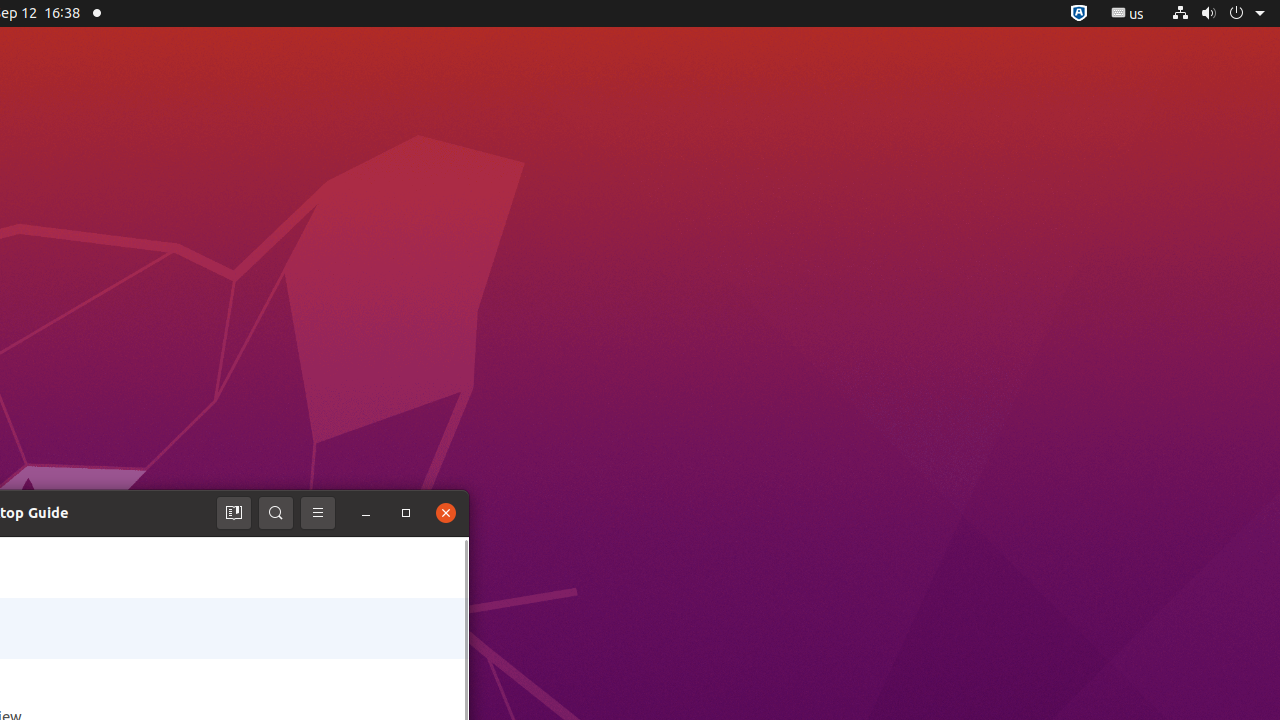  What do you see at coordinates (316, 512) in the screenshot?
I see `'Menu'` at bounding box center [316, 512].